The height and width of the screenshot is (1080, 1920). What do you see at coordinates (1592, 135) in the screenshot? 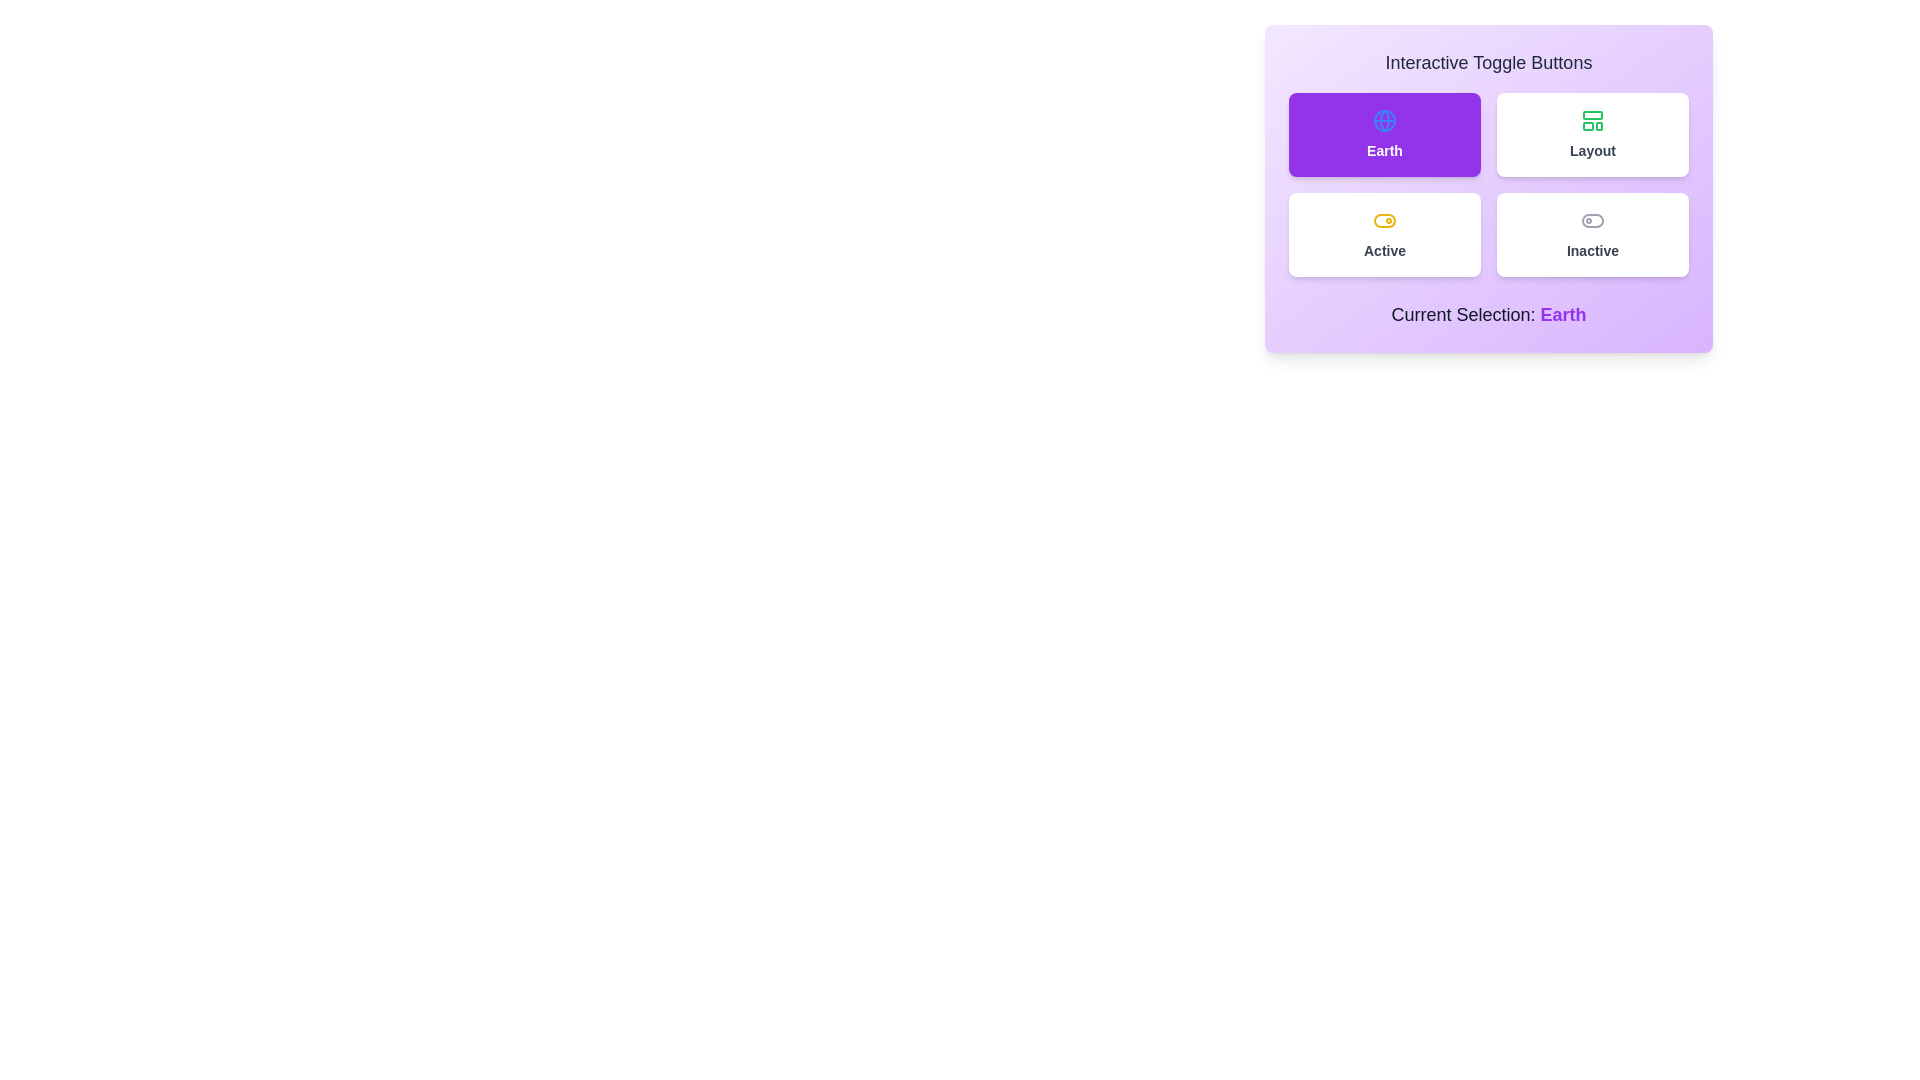
I see `the button labeled Layout` at bounding box center [1592, 135].